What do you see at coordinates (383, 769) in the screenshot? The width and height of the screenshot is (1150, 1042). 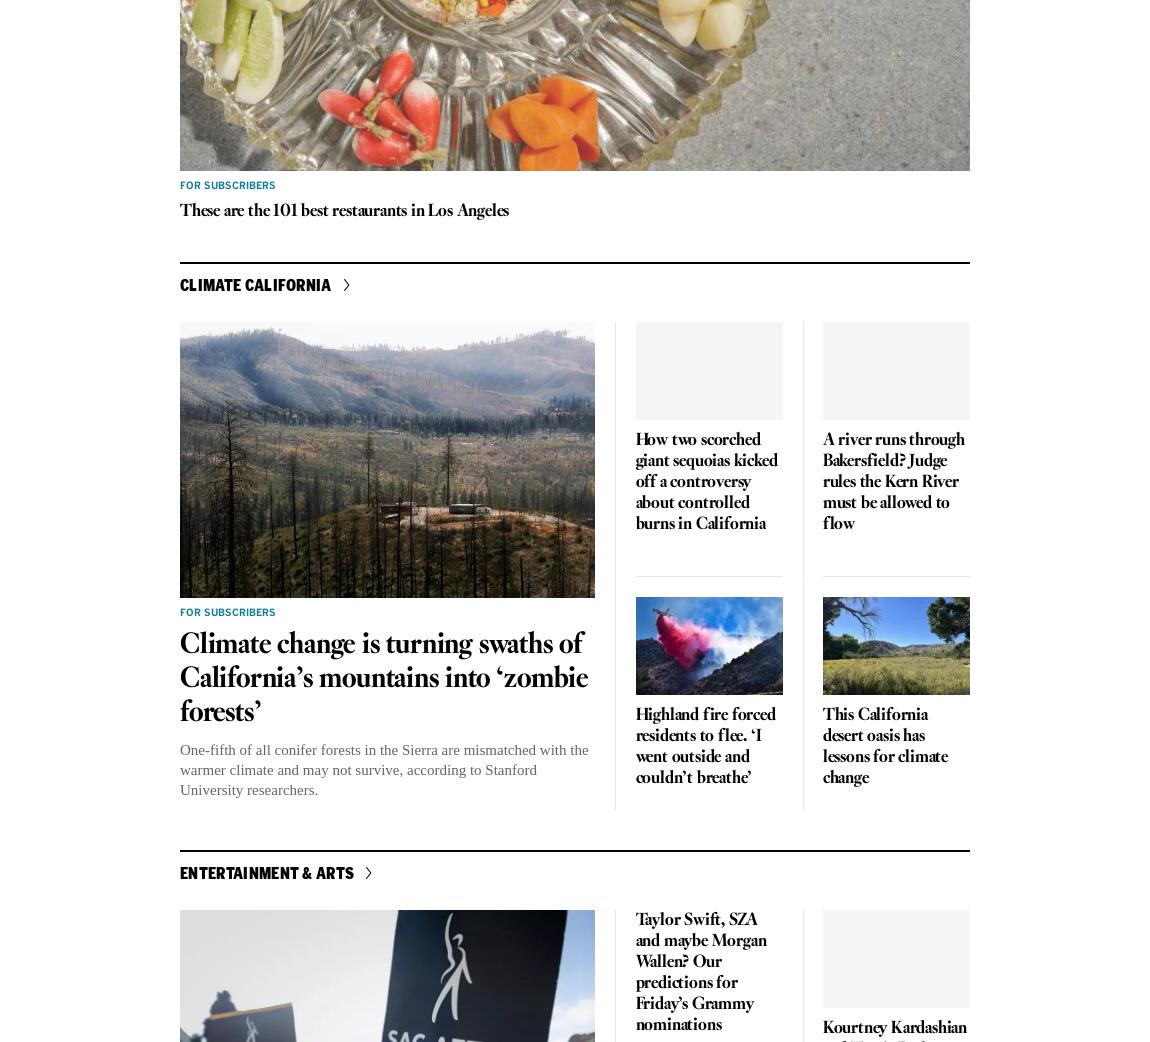 I see `'One-fifth of all conifer forests in the Sierra are mismatched with the warmer climate and may not survive, according to Stanford University researchers.'` at bounding box center [383, 769].